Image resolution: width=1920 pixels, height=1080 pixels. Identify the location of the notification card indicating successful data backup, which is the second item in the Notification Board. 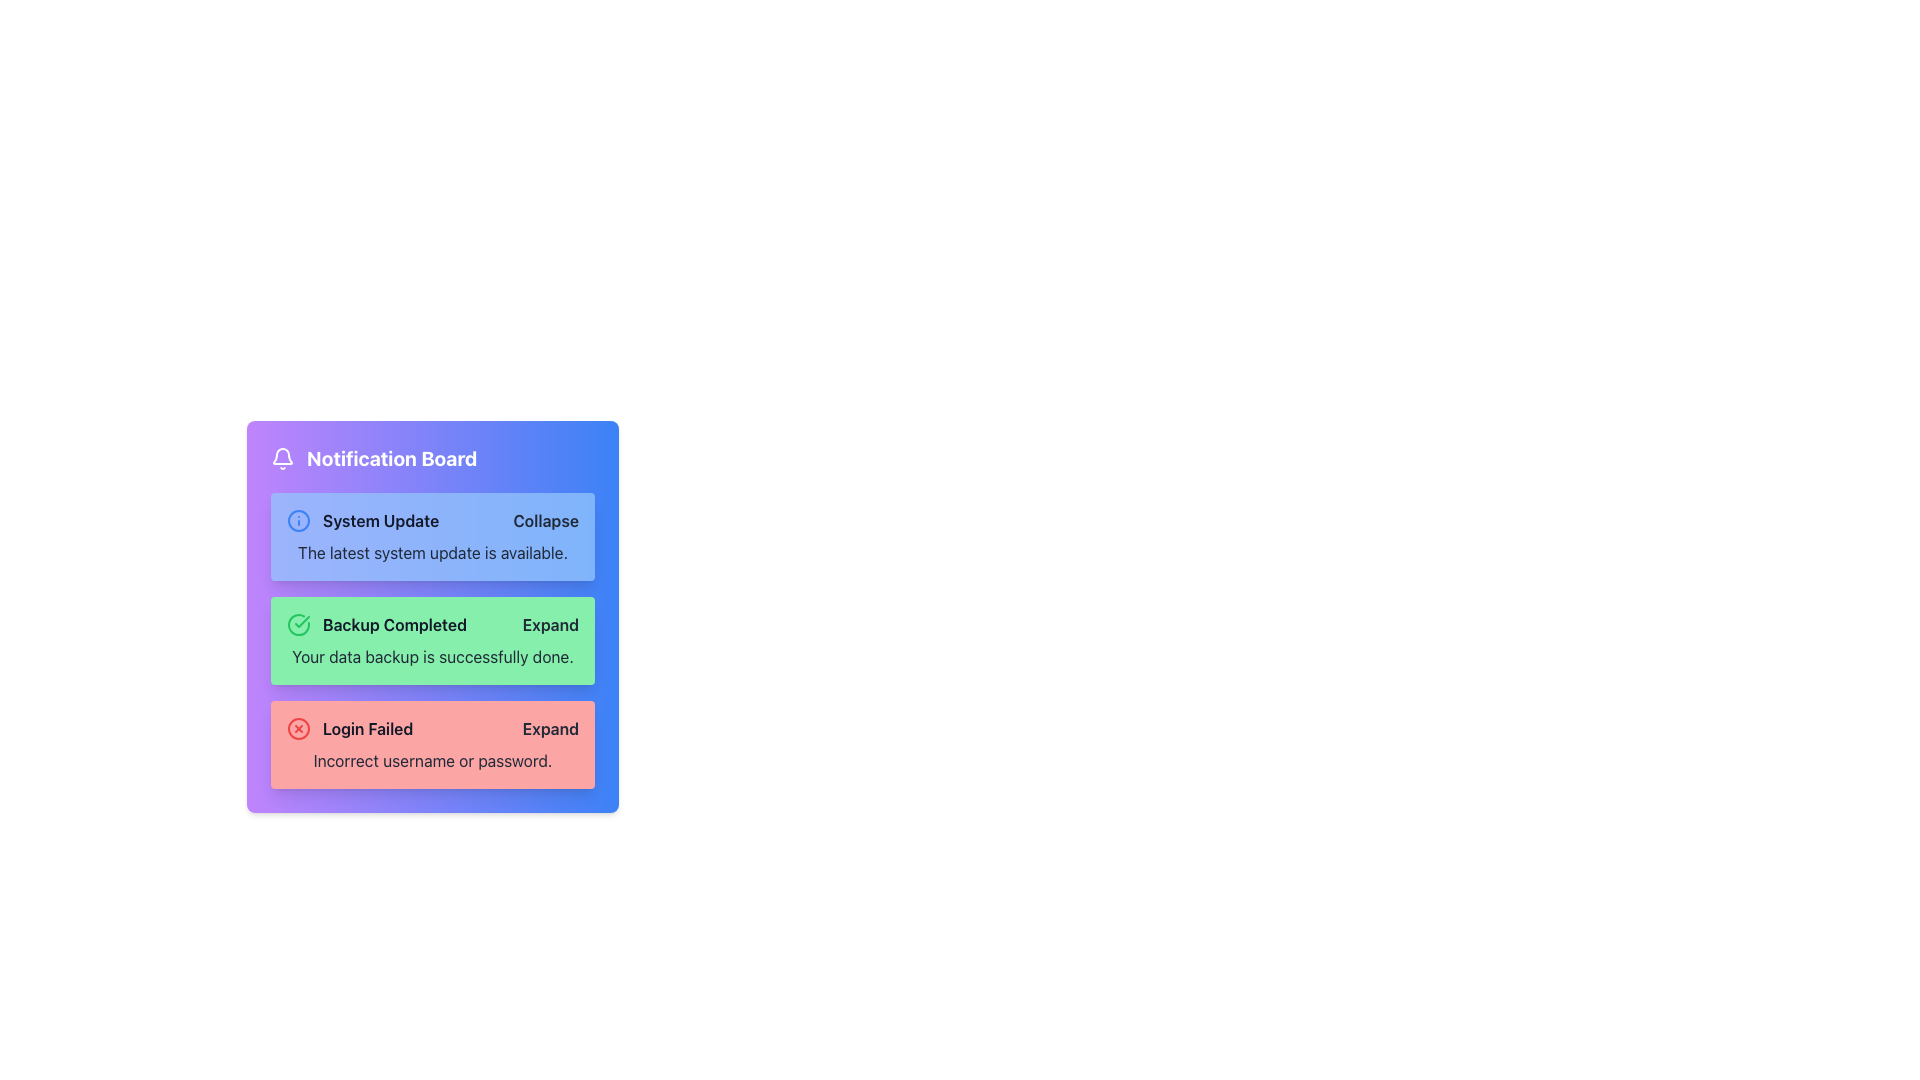
(431, 640).